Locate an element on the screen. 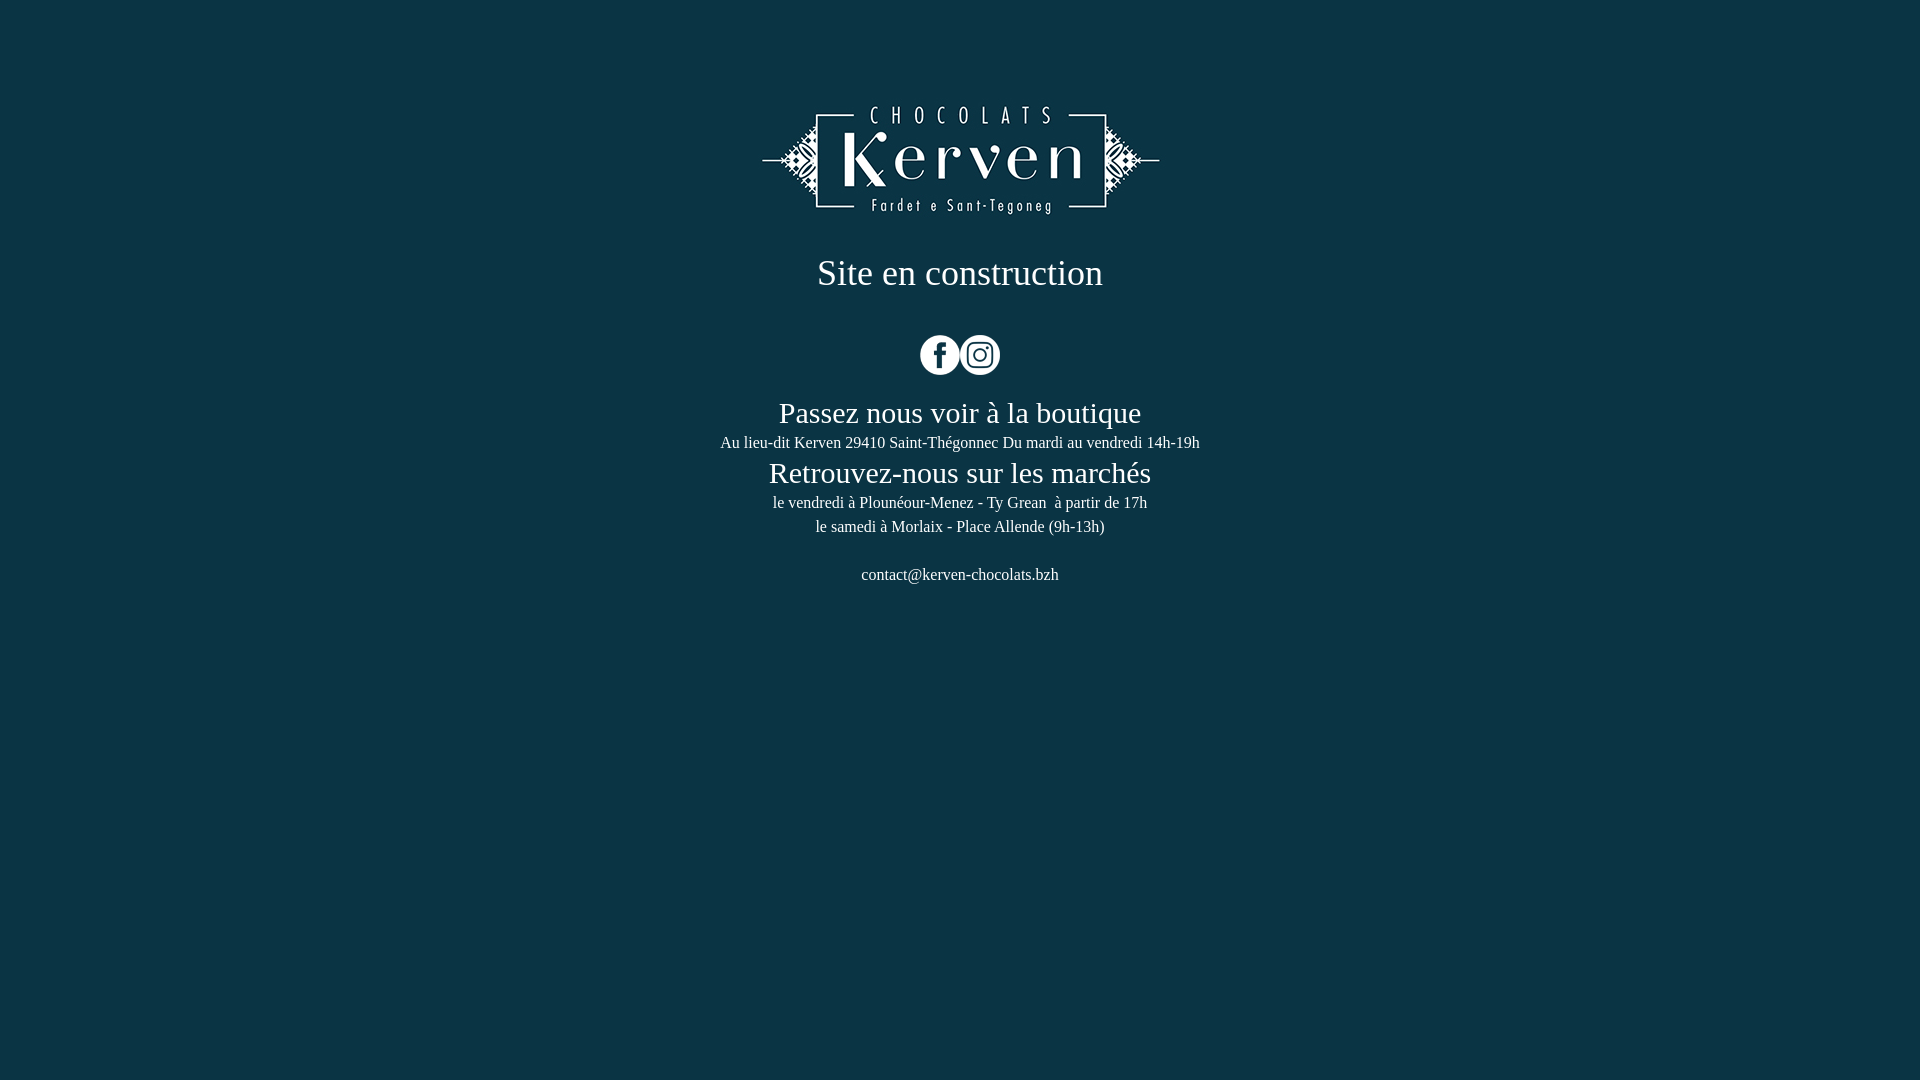 The width and height of the screenshot is (1920, 1080). 'contact@kerven-chocolats.bzh' is located at coordinates (958, 574).